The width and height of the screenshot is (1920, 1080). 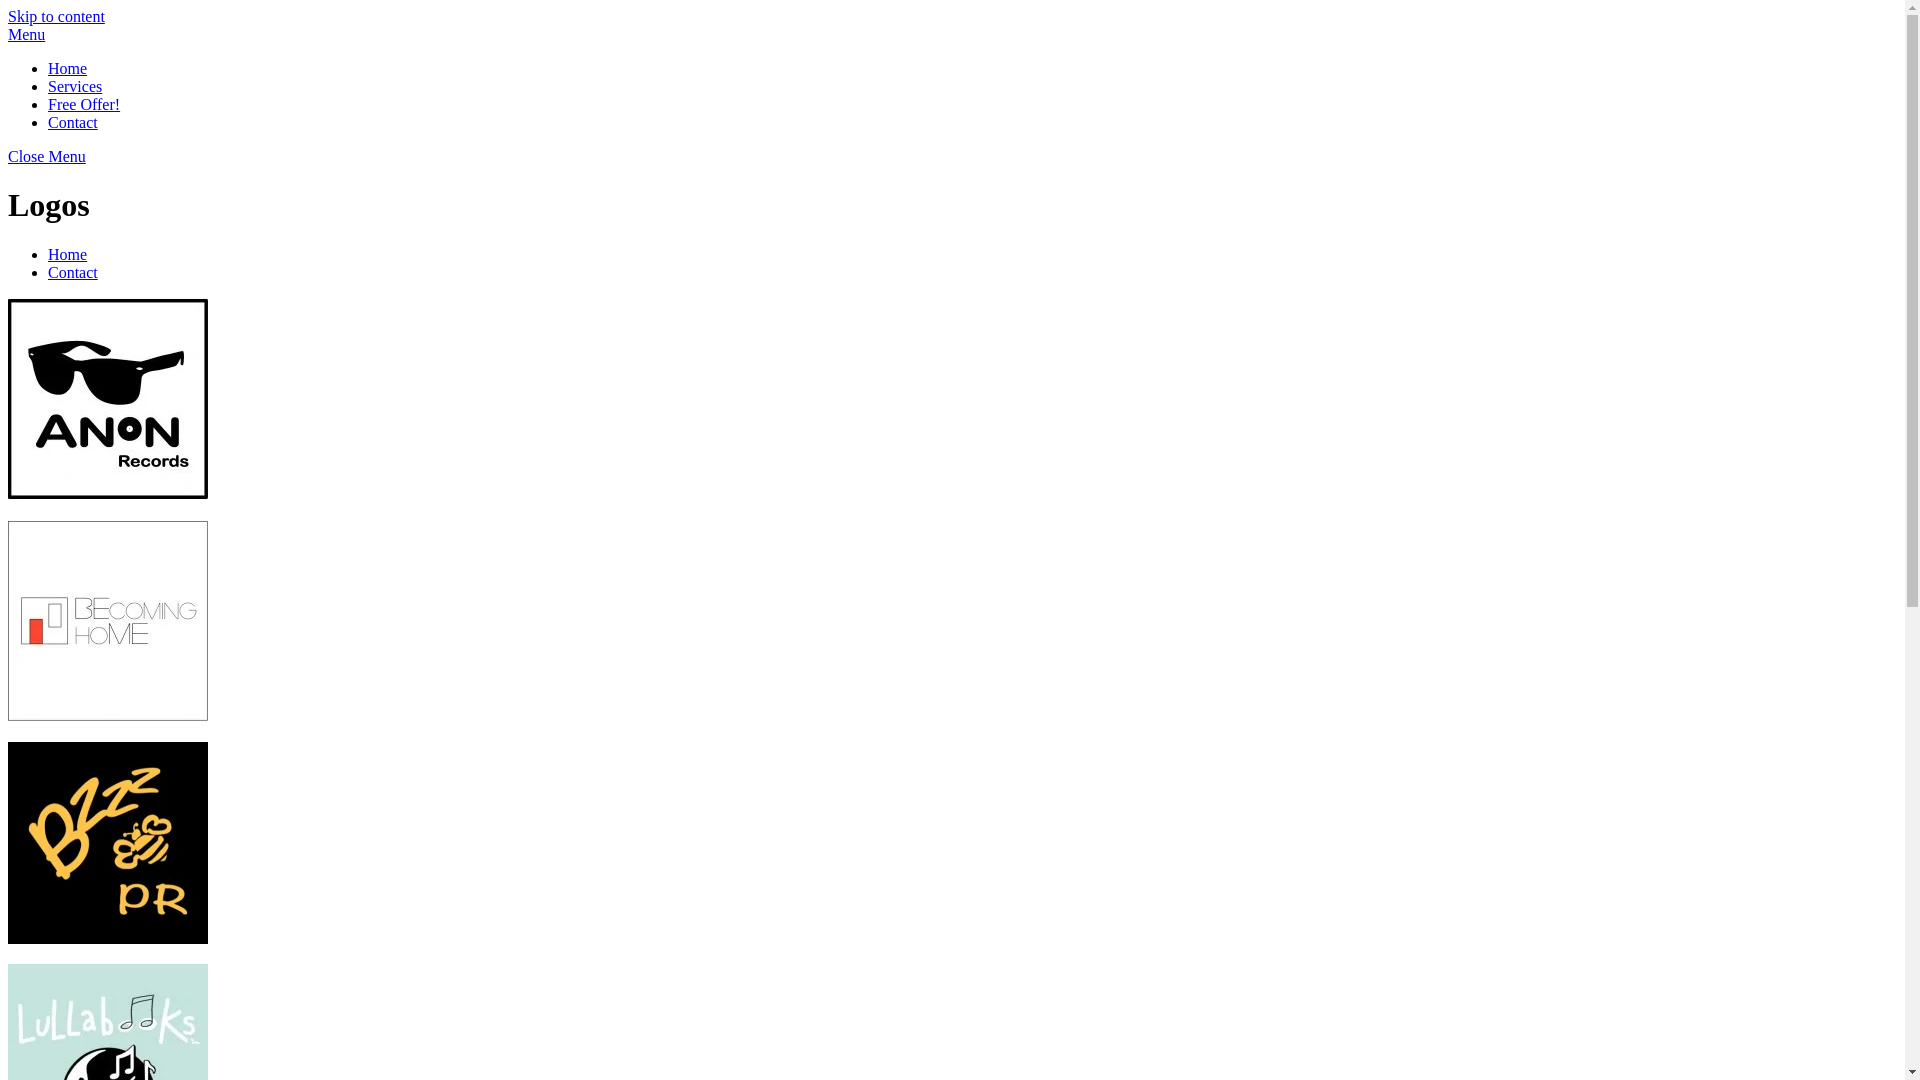 What do you see at coordinates (67, 253) in the screenshot?
I see `'Home'` at bounding box center [67, 253].